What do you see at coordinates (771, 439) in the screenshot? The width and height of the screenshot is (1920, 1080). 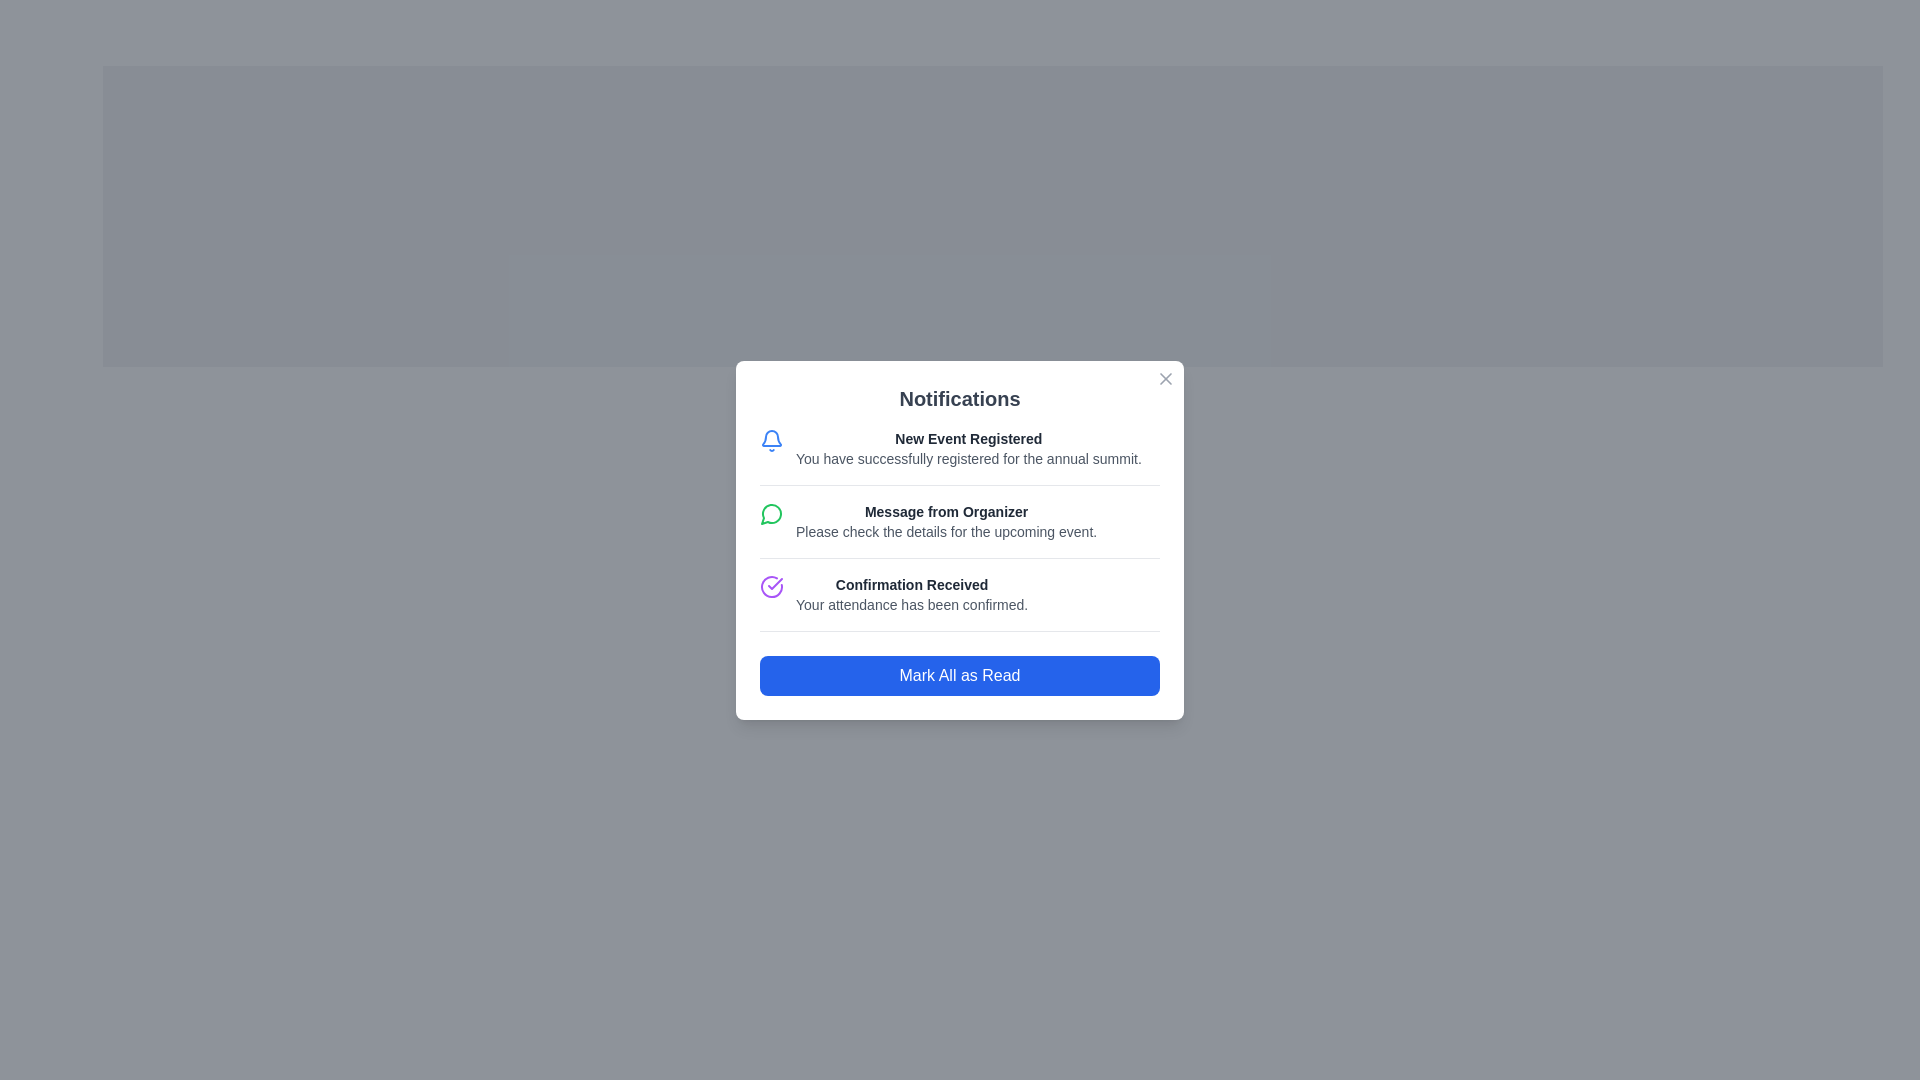 I see `the notification bell icon, which is blue and outlined, located next to the text 'New Event Registered' in the top-left area of the first notification card` at bounding box center [771, 439].